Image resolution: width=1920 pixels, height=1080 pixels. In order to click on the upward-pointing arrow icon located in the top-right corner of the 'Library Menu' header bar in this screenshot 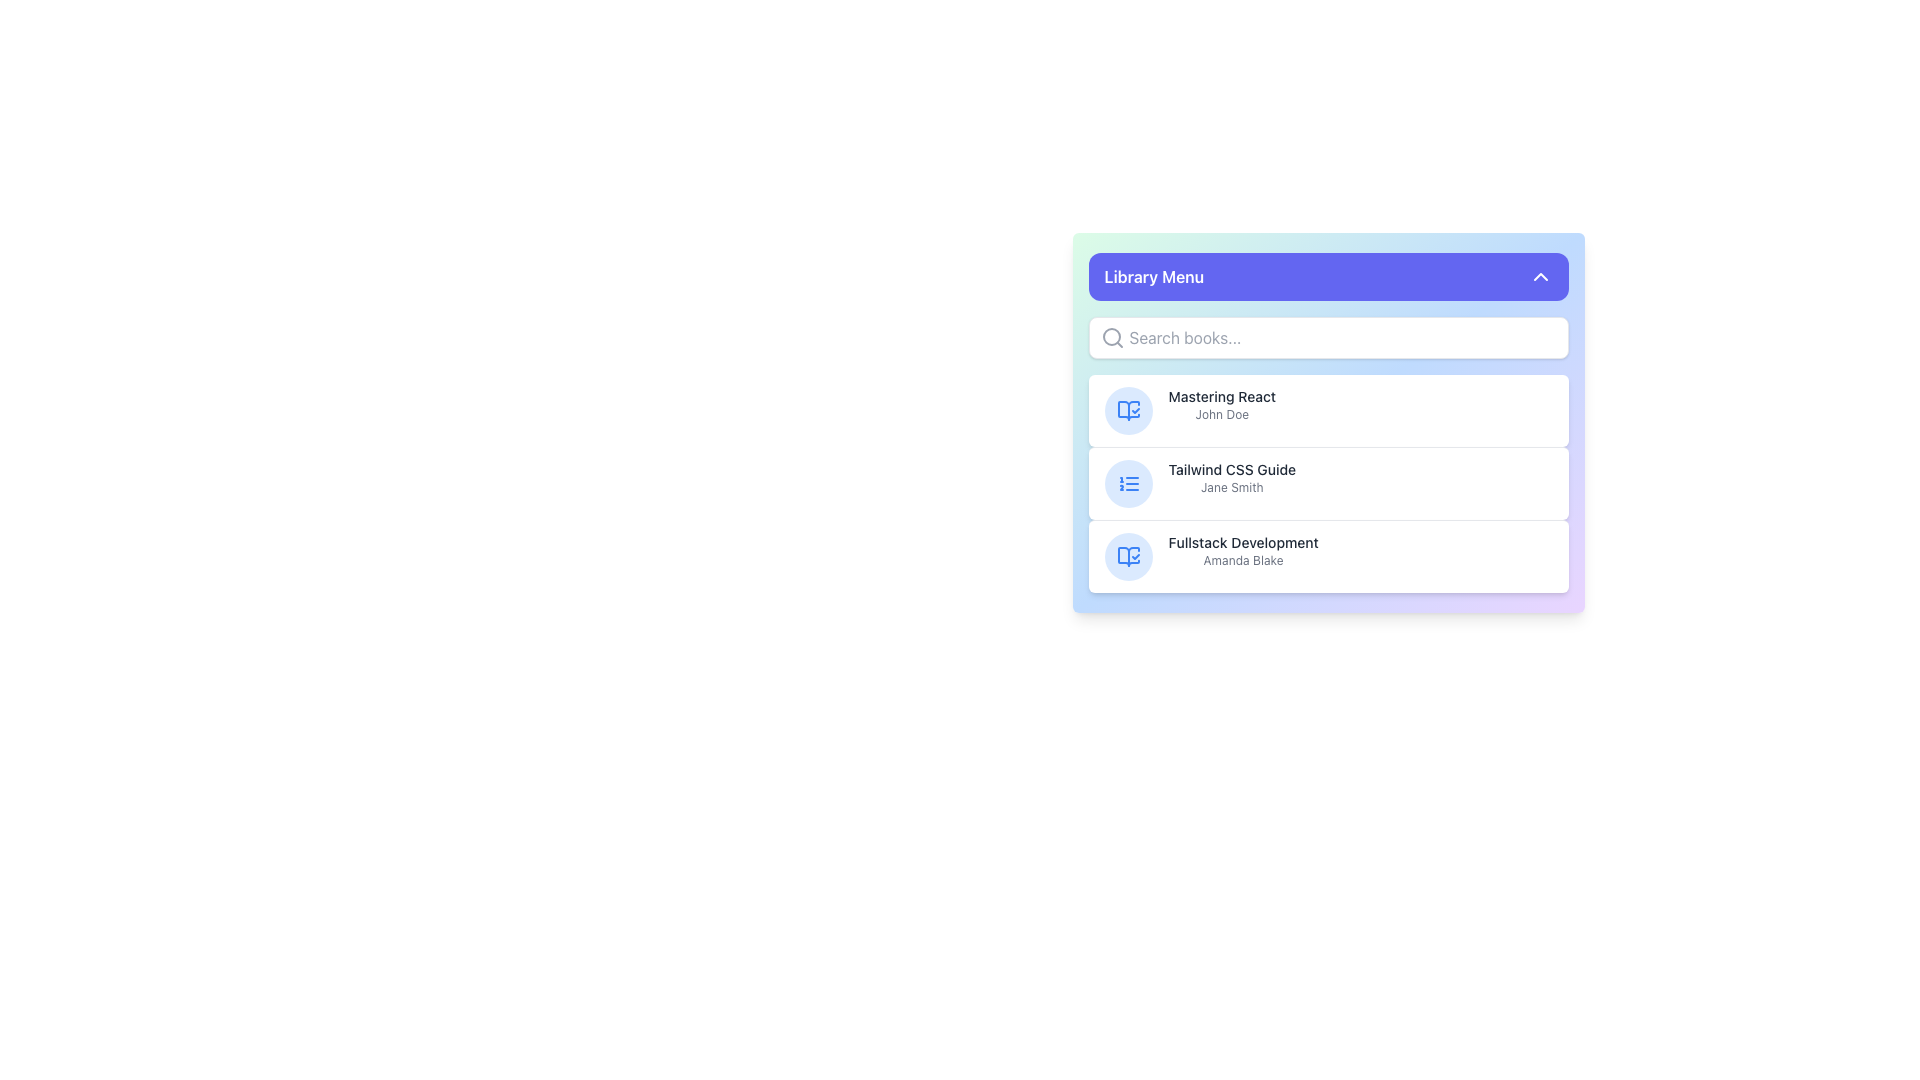, I will do `click(1539, 277)`.